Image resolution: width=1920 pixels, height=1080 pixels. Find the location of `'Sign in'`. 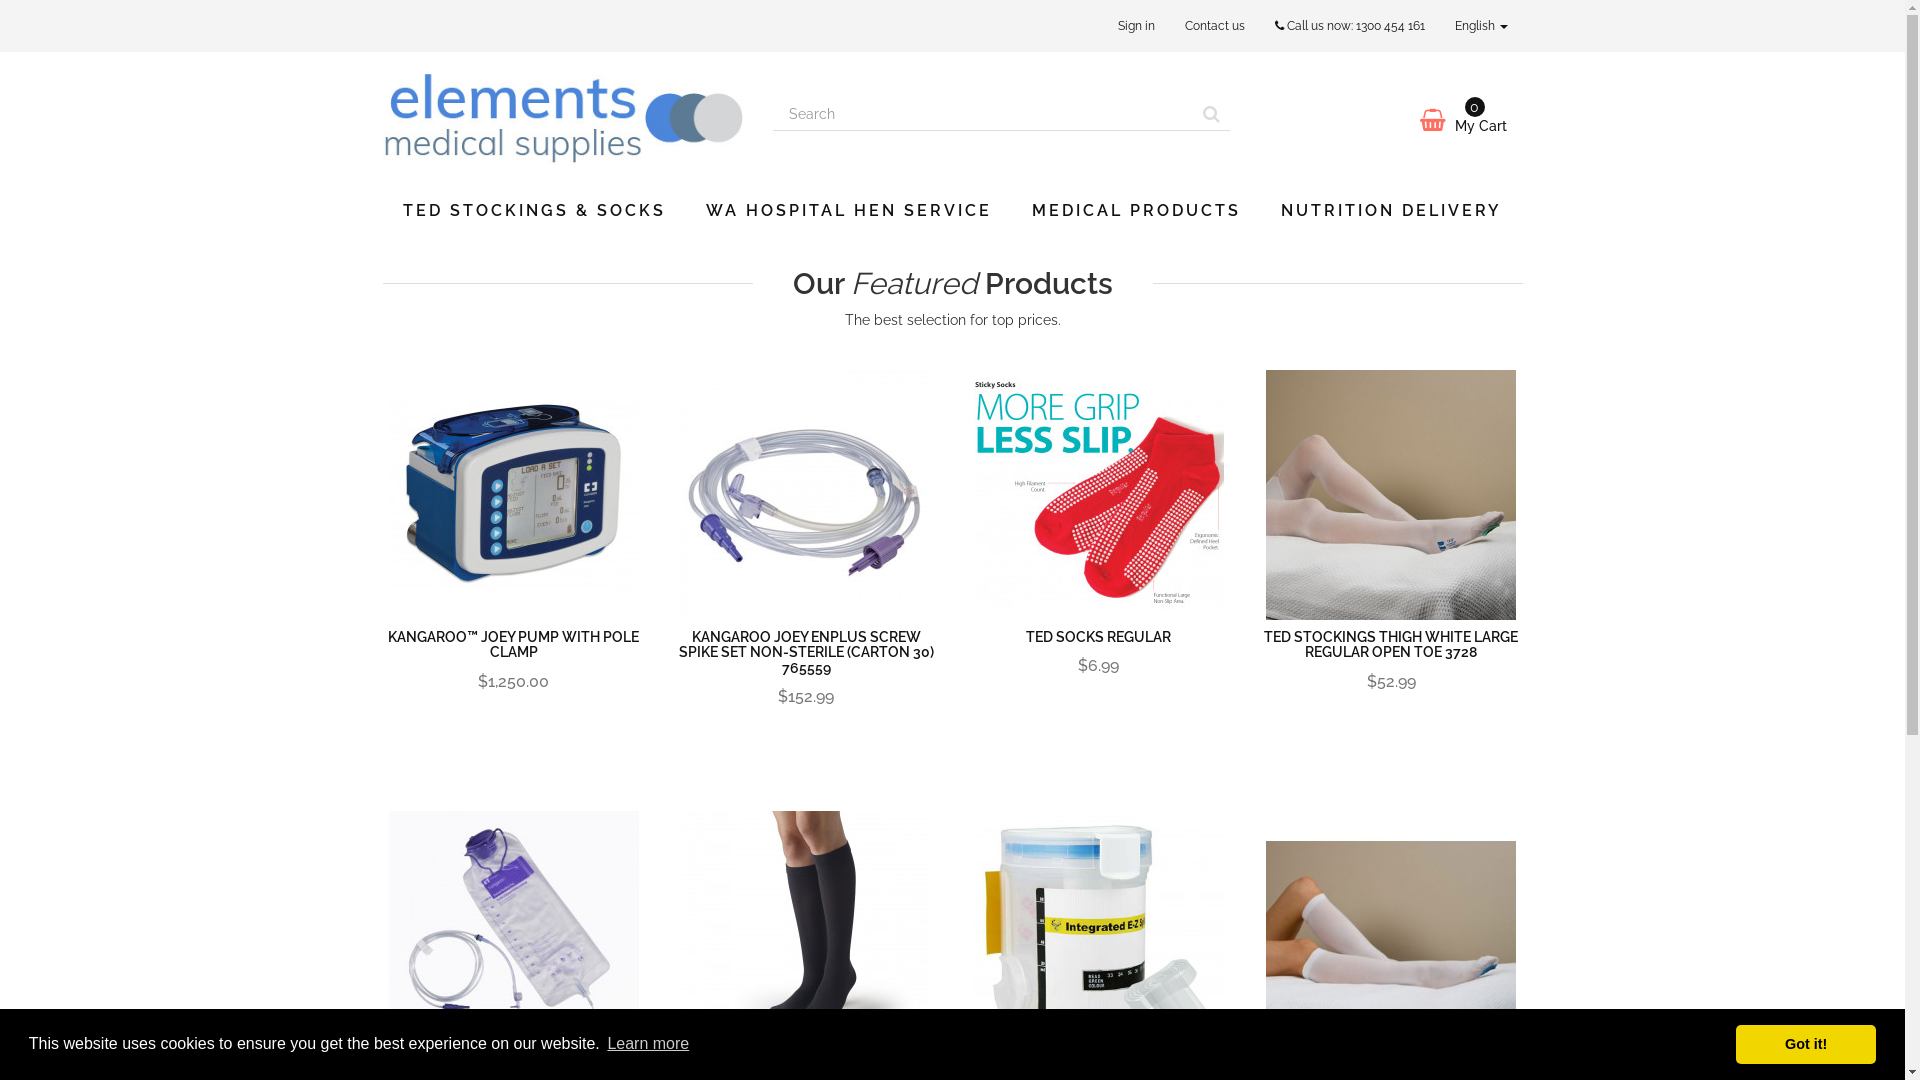

'Sign in' is located at coordinates (1101, 26).